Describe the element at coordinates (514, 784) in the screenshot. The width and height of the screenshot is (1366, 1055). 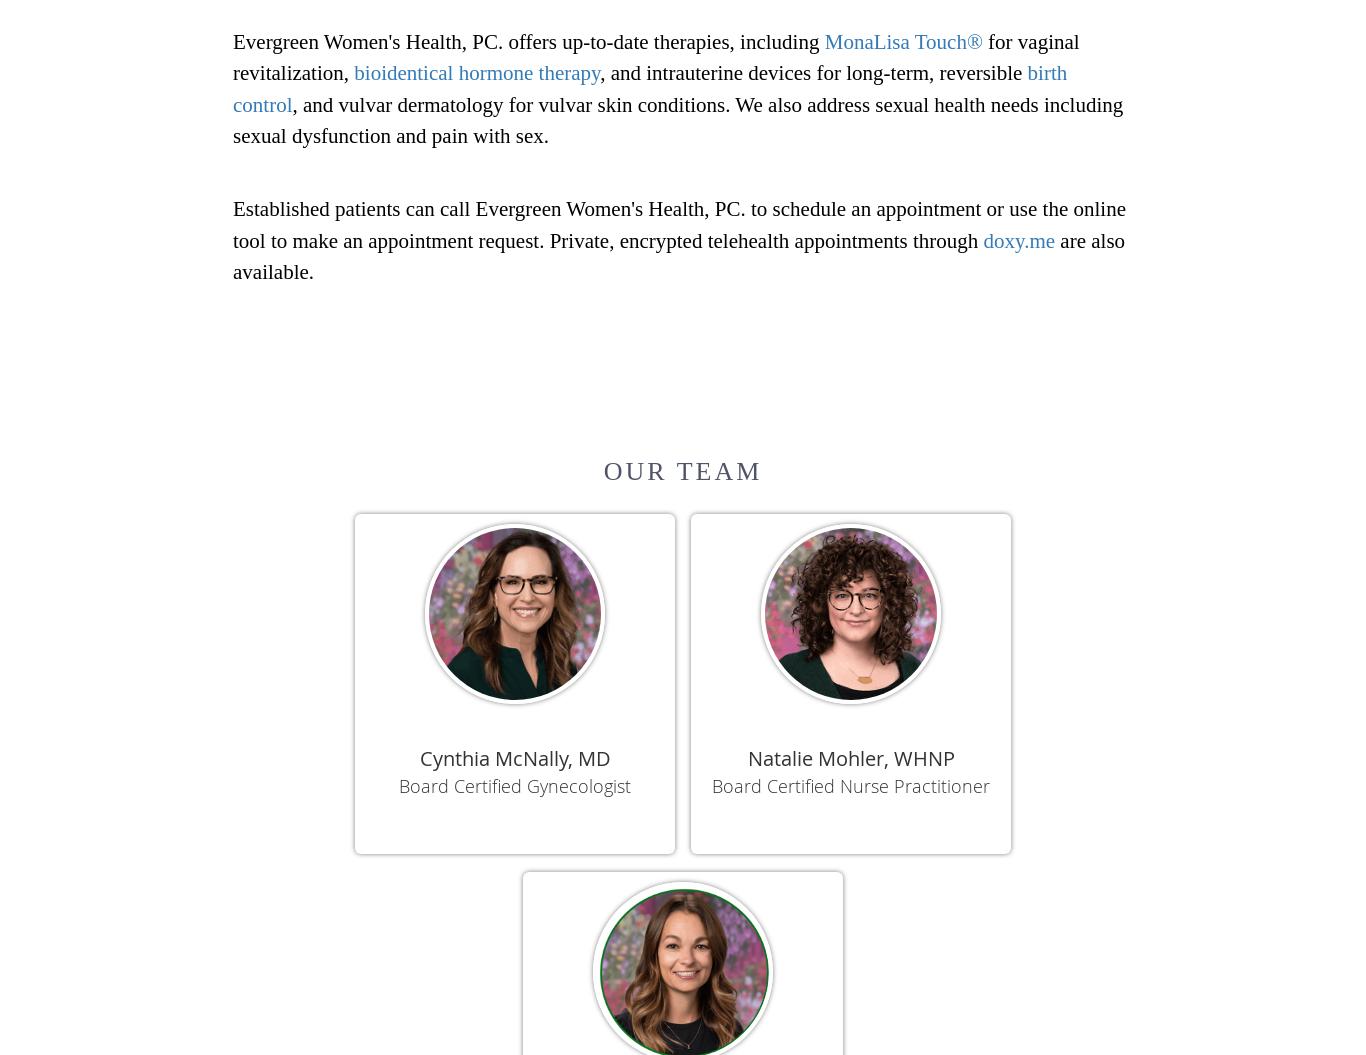
I see `'Board Certified Gynecologist'` at that location.